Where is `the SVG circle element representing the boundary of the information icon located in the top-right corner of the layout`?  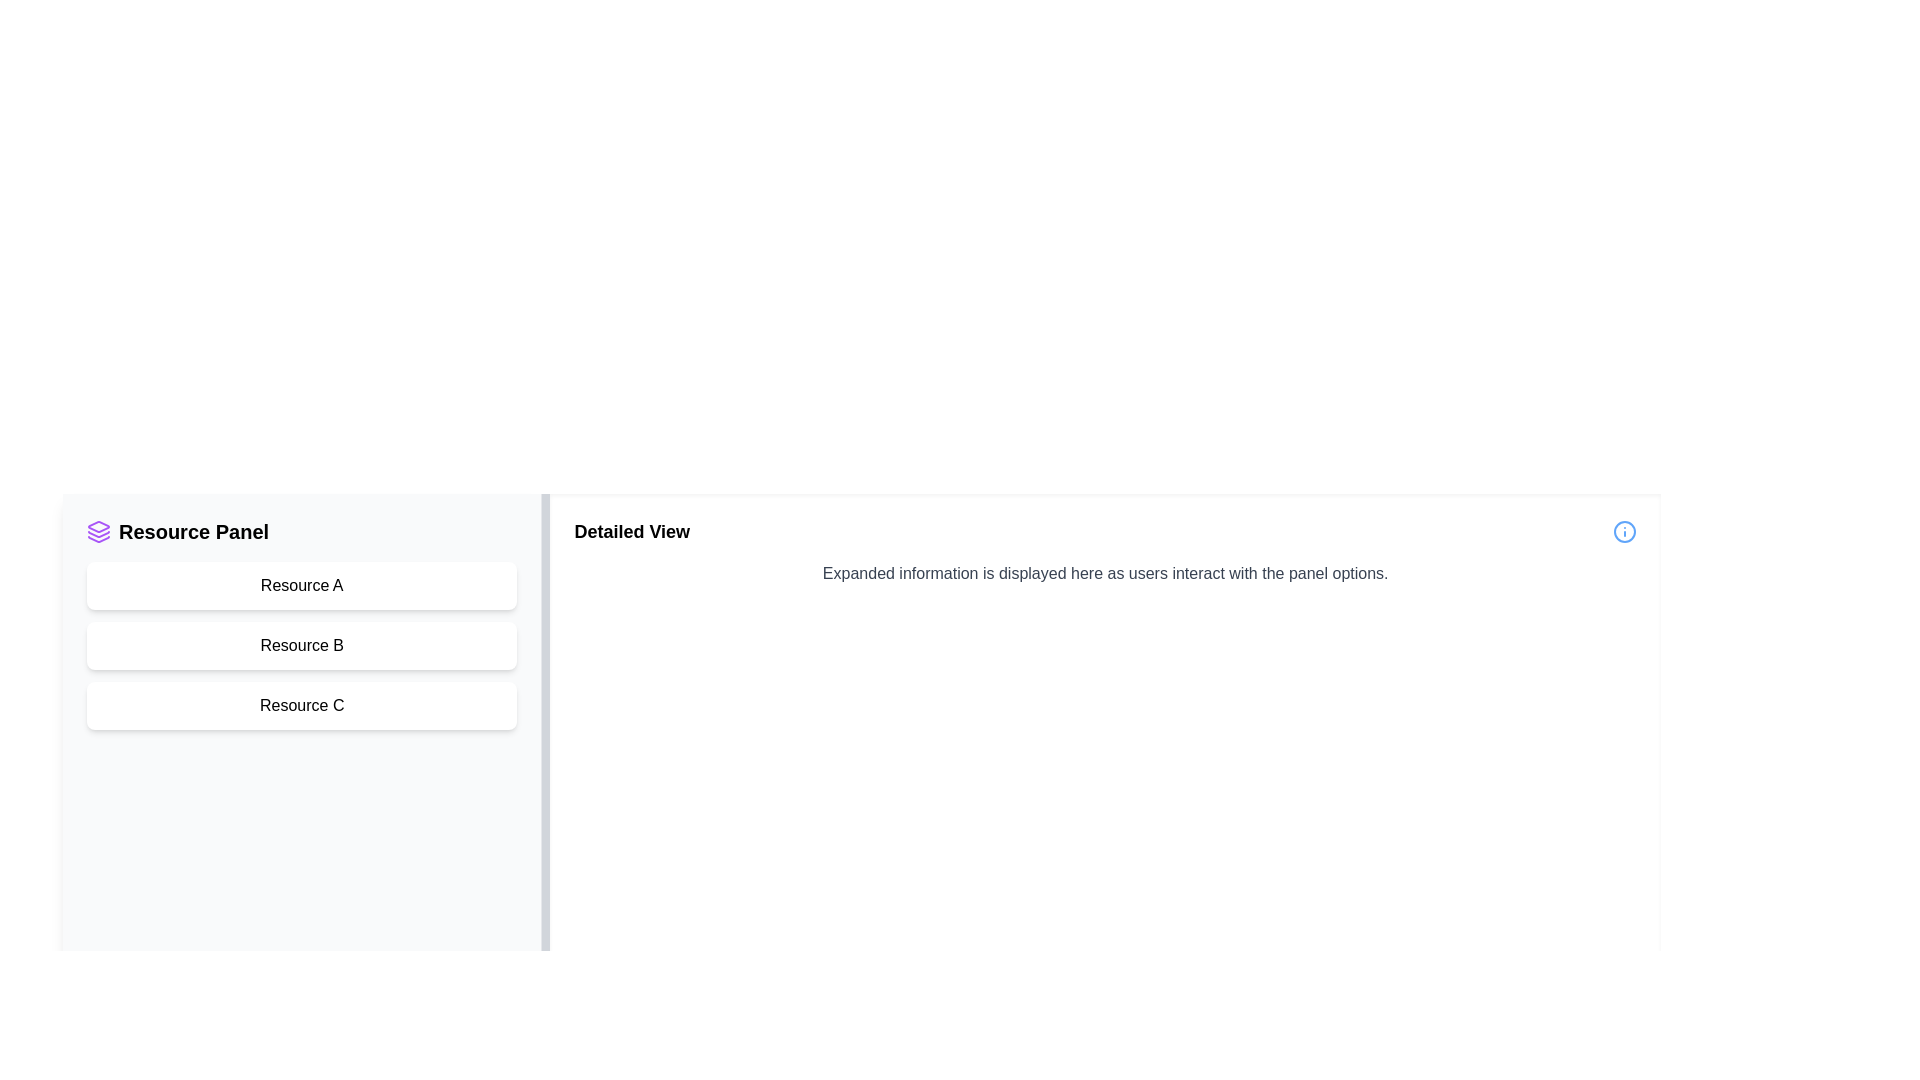 the SVG circle element representing the boundary of the information icon located in the top-right corner of the layout is located at coordinates (1625, 531).